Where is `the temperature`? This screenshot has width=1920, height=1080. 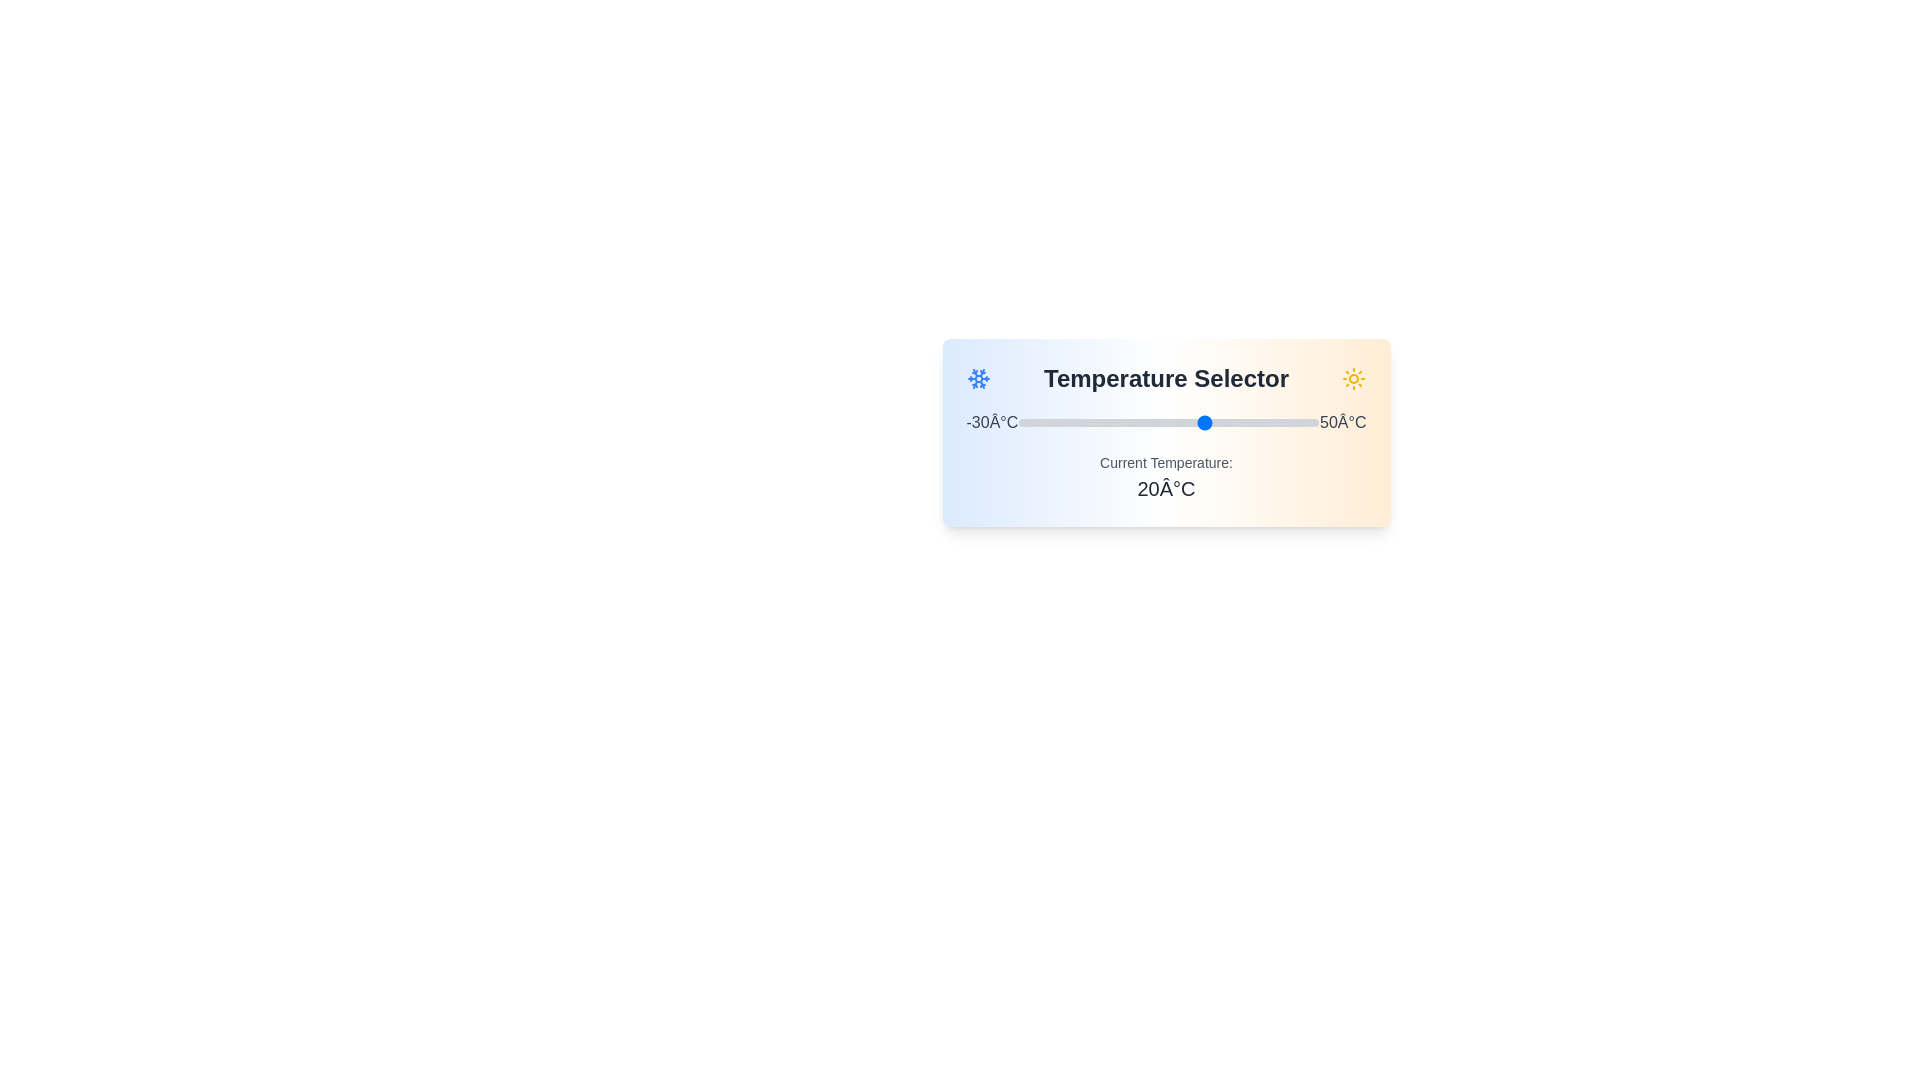 the temperature is located at coordinates (1030, 422).